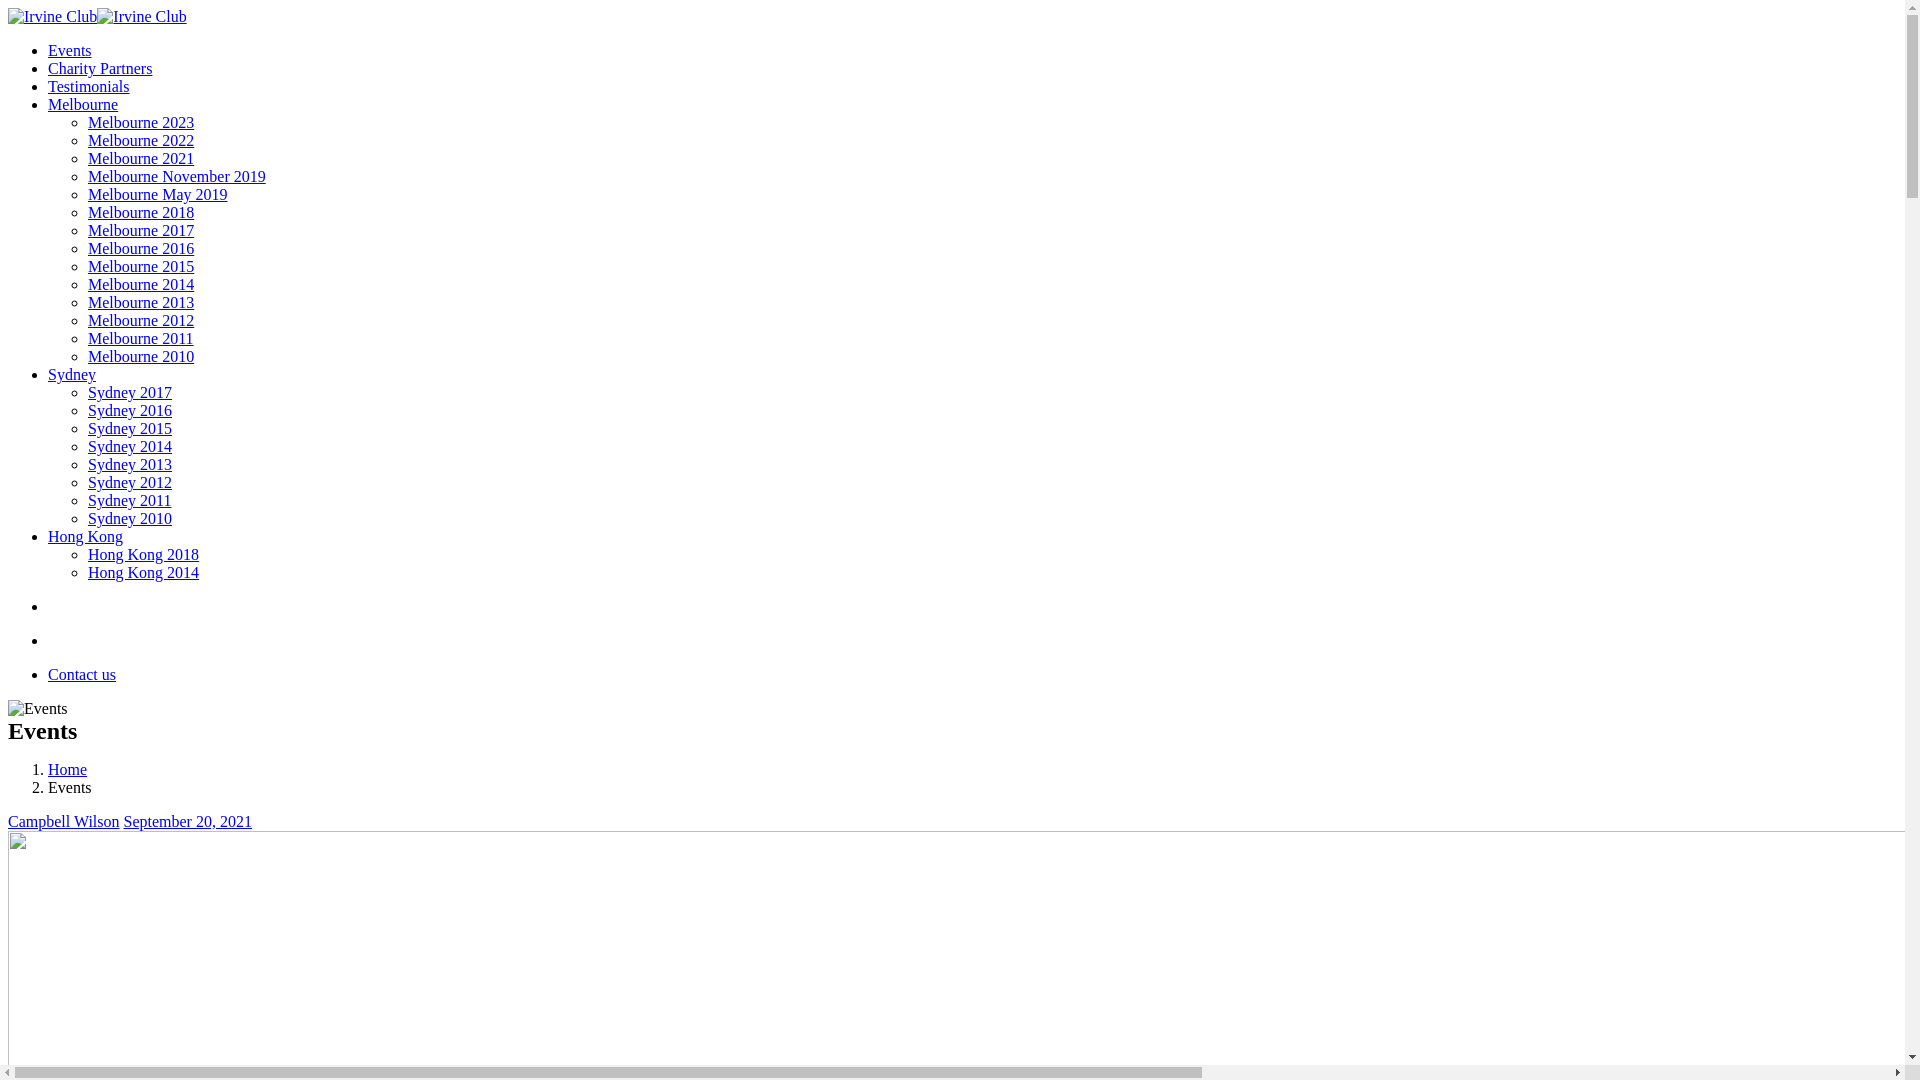 Image resolution: width=1920 pixels, height=1080 pixels. What do you see at coordinates (128, 464) in the screenshot?
I see `'Sydney 2013'` at bounding box center [128, 464].